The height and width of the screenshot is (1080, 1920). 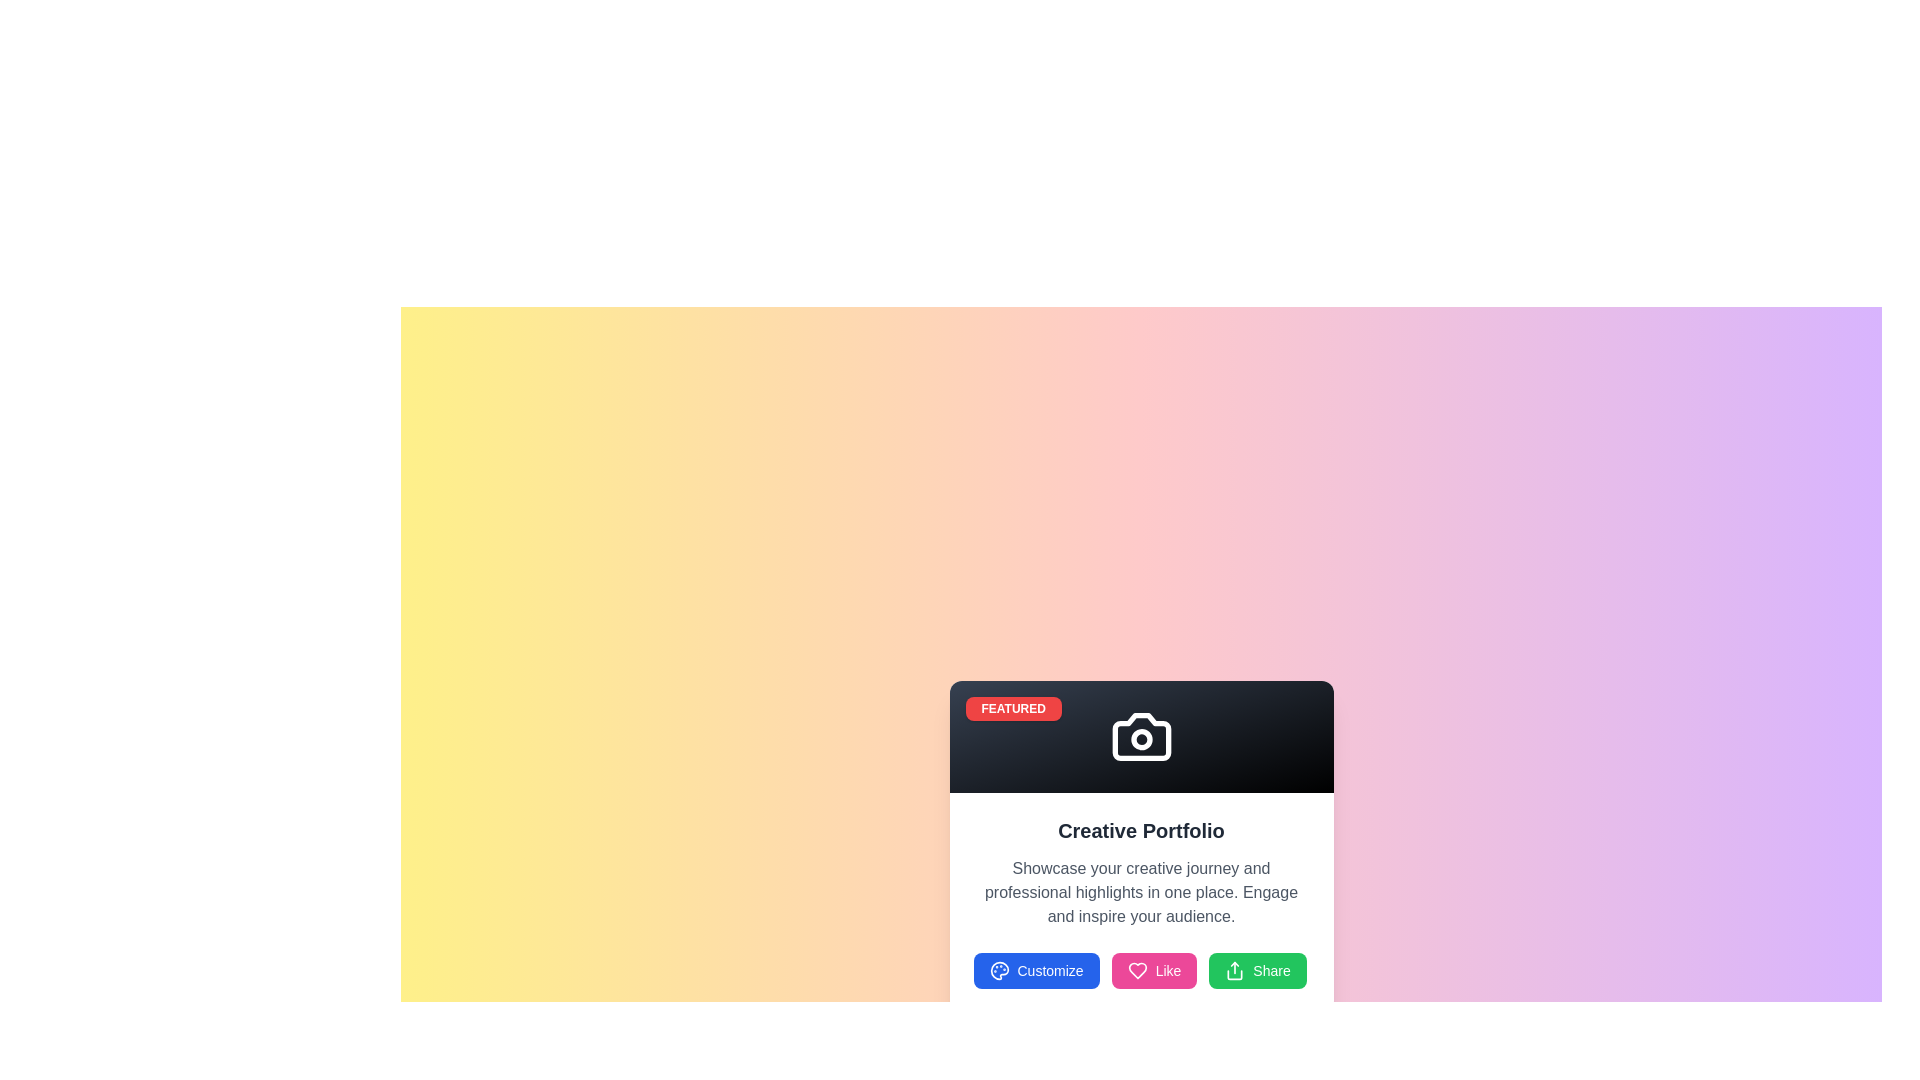 What do you see at coordinates (1141, 892) in the screenshot?
I see `the explanatory text element that describes the creative journey and professional highlights, located beneath the title 'Creative Portfolio'` at bounding box center [1141, 892].